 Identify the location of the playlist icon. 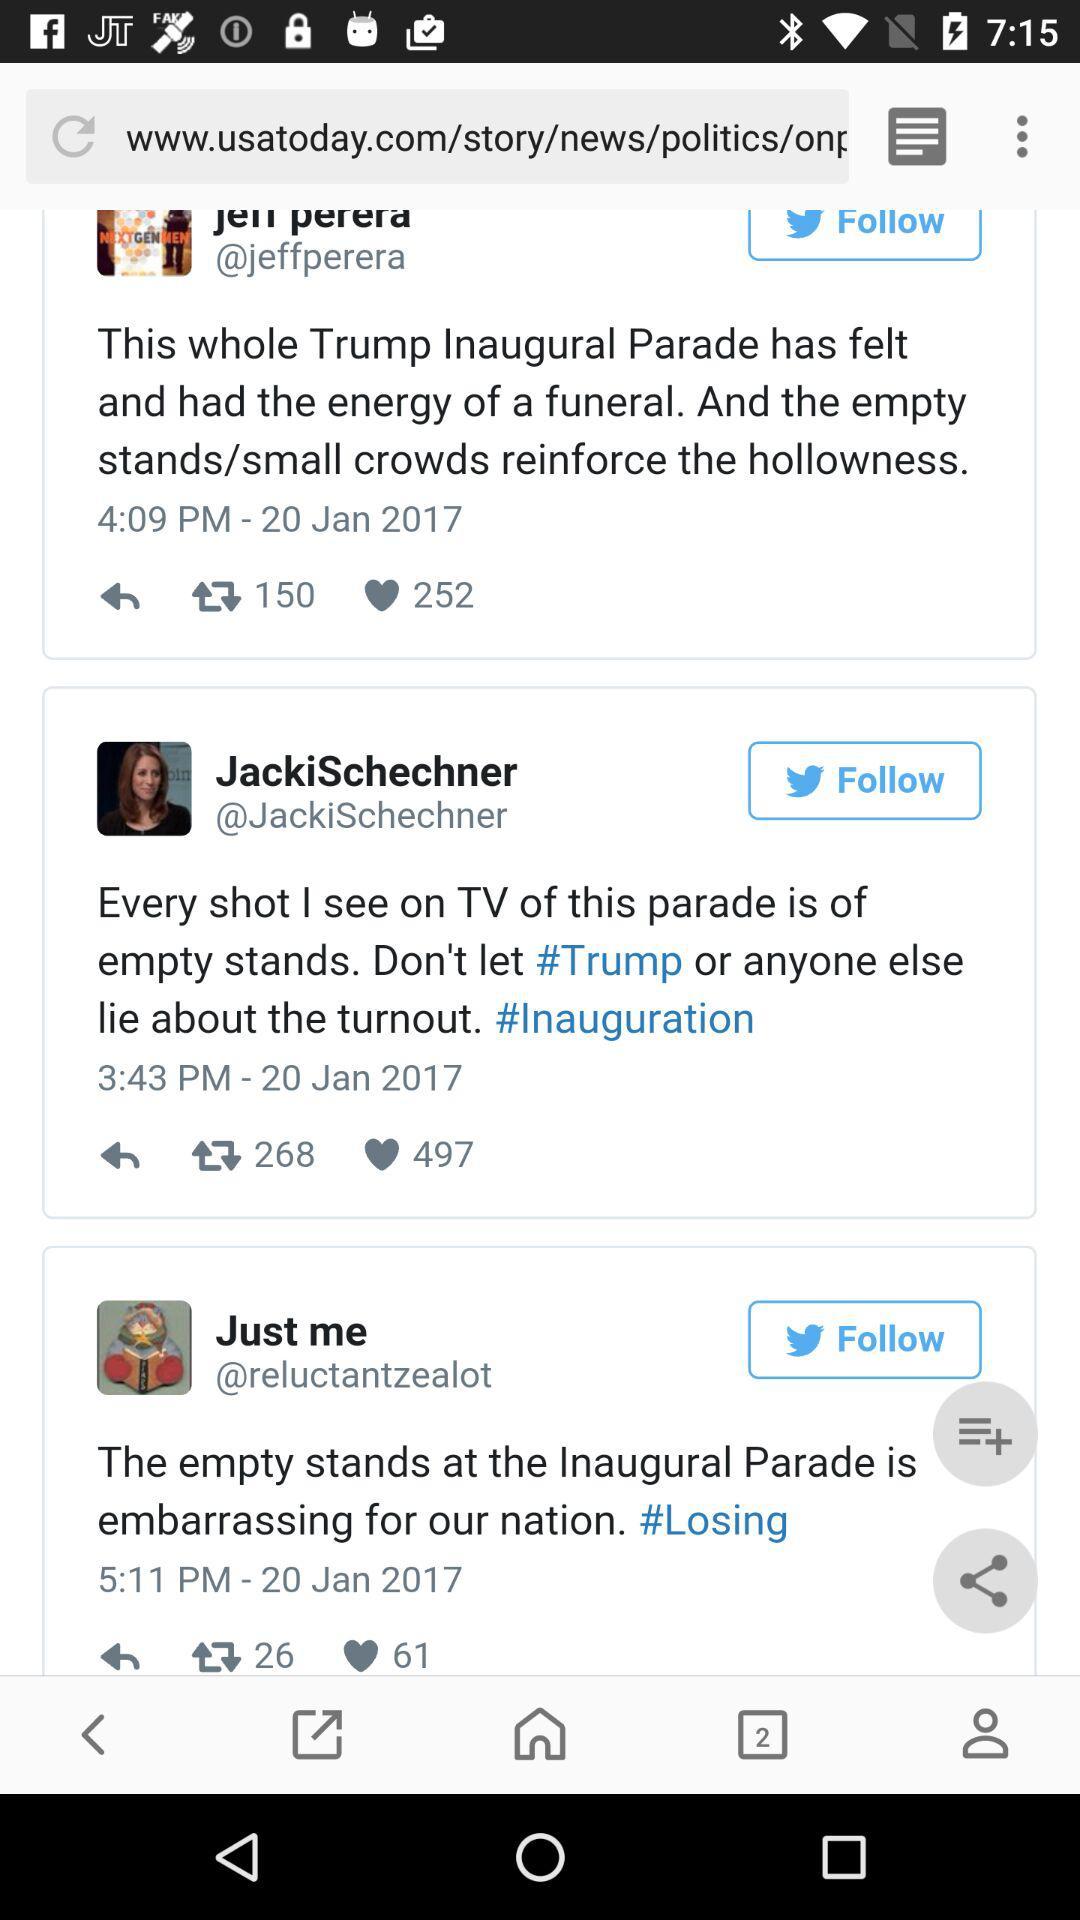
(984, 1433).